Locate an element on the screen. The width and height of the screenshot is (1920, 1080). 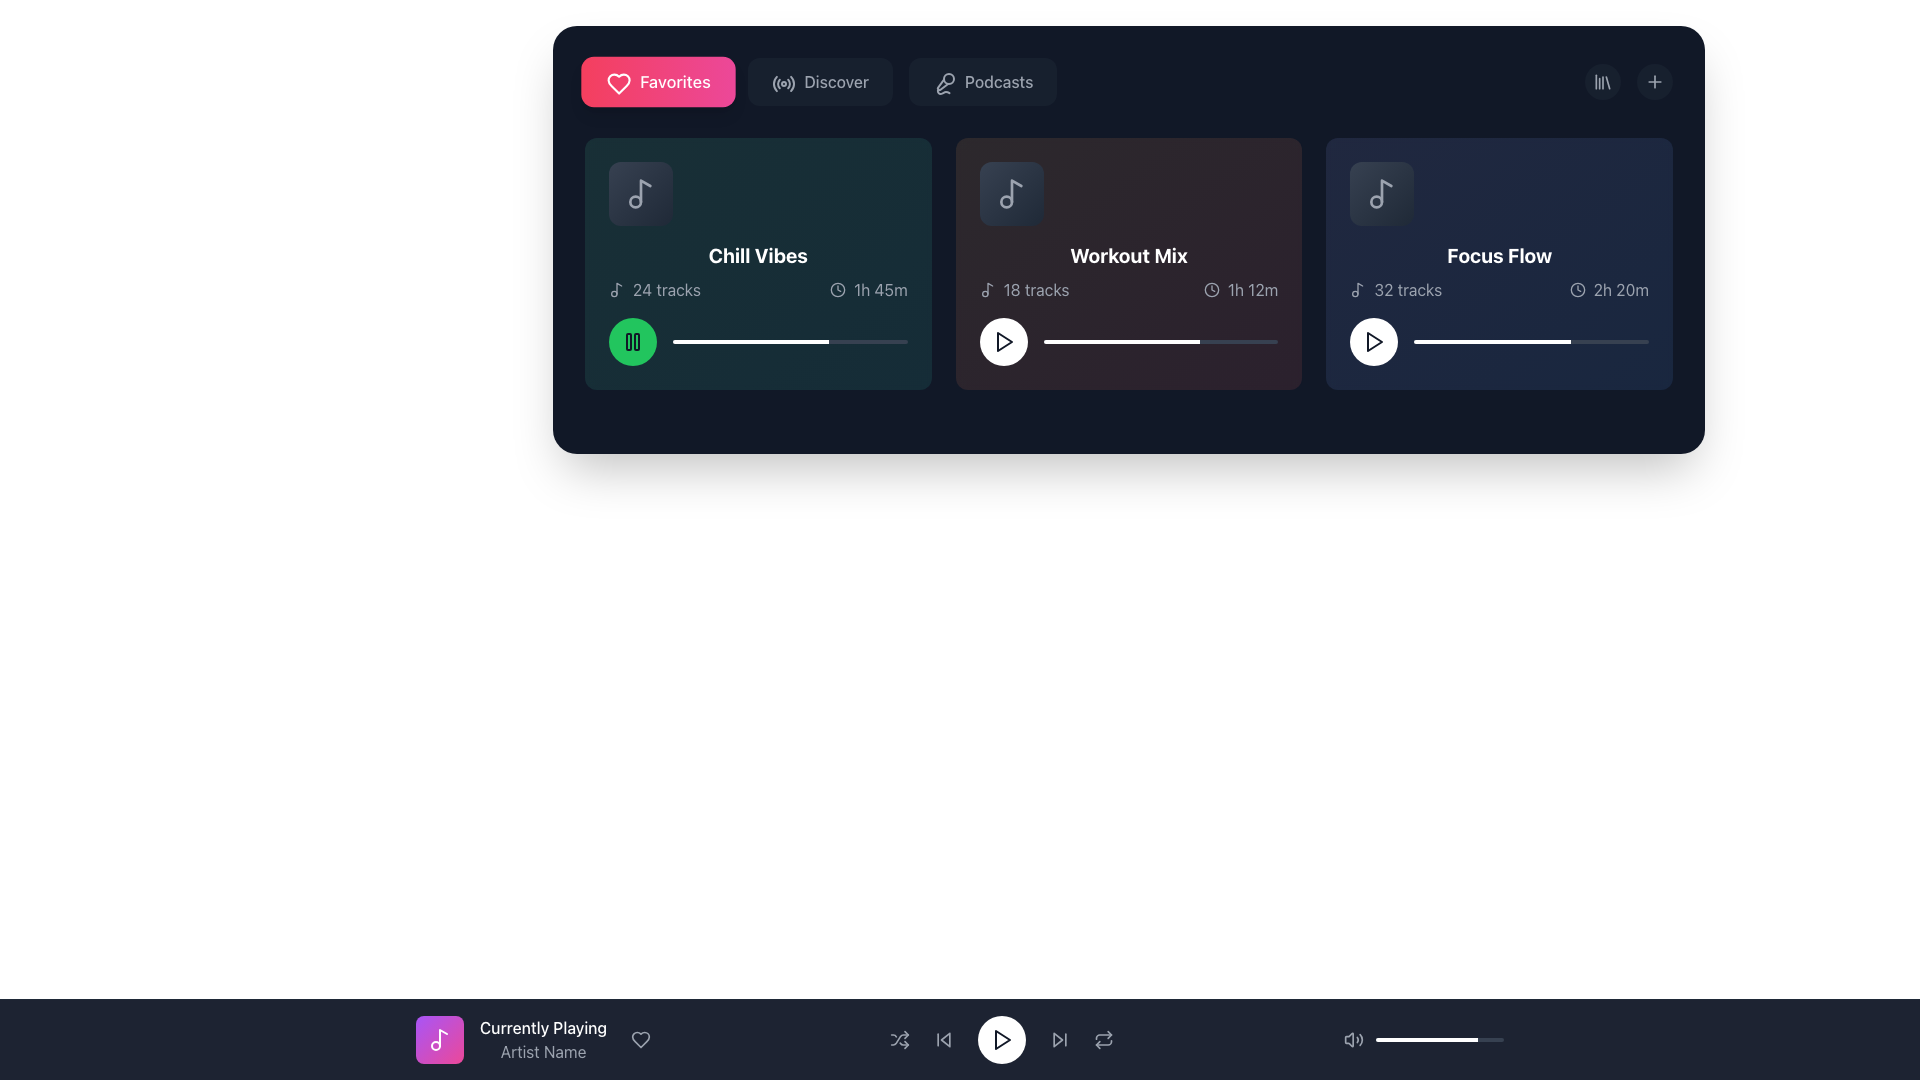
the text label displaying the word 'Discover', which is centrally aligned in a navigation bar and is the second option between 'Favorites' and 'Podcasts' is located at coordinates (836, 80).